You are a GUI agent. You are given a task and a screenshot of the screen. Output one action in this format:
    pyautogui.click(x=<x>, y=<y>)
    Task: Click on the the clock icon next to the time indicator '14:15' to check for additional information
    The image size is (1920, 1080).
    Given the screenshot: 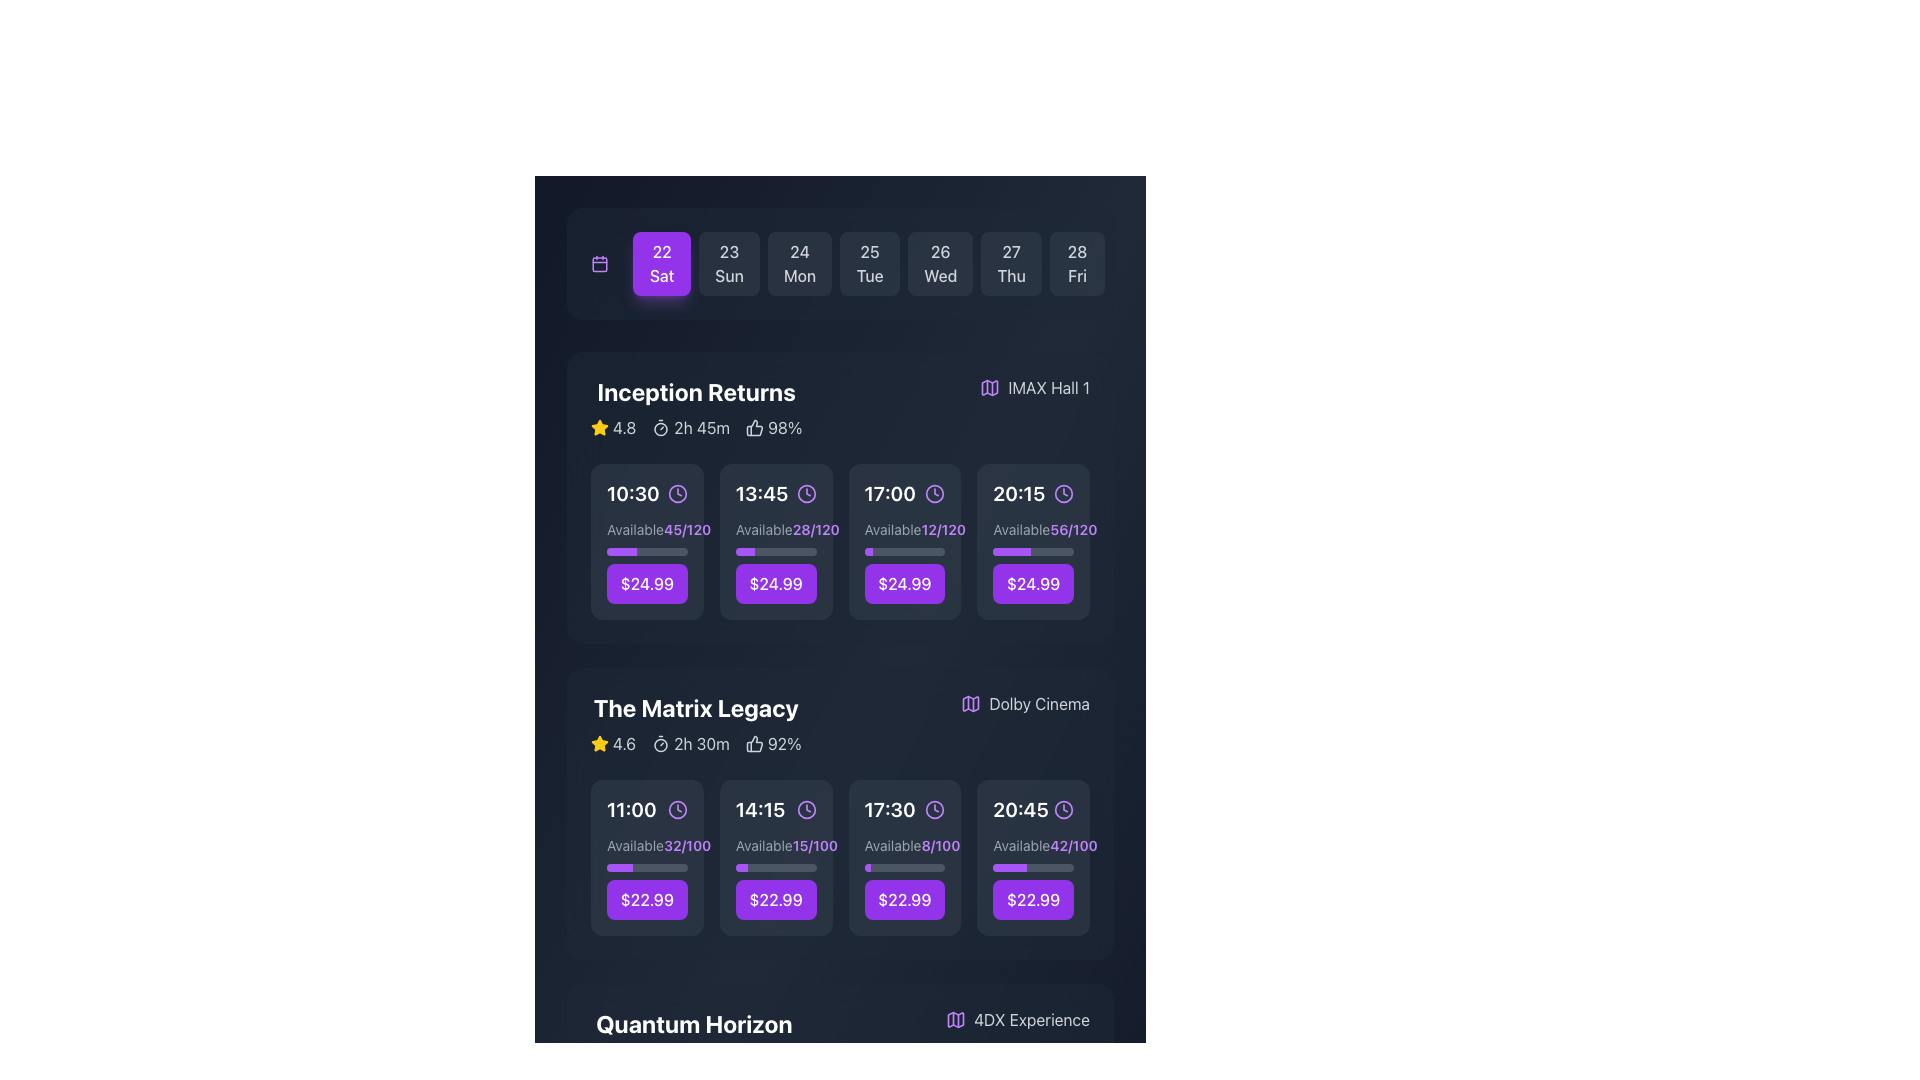 What is the action you would take?
    pyautogui.click(x=775, y=810)
    